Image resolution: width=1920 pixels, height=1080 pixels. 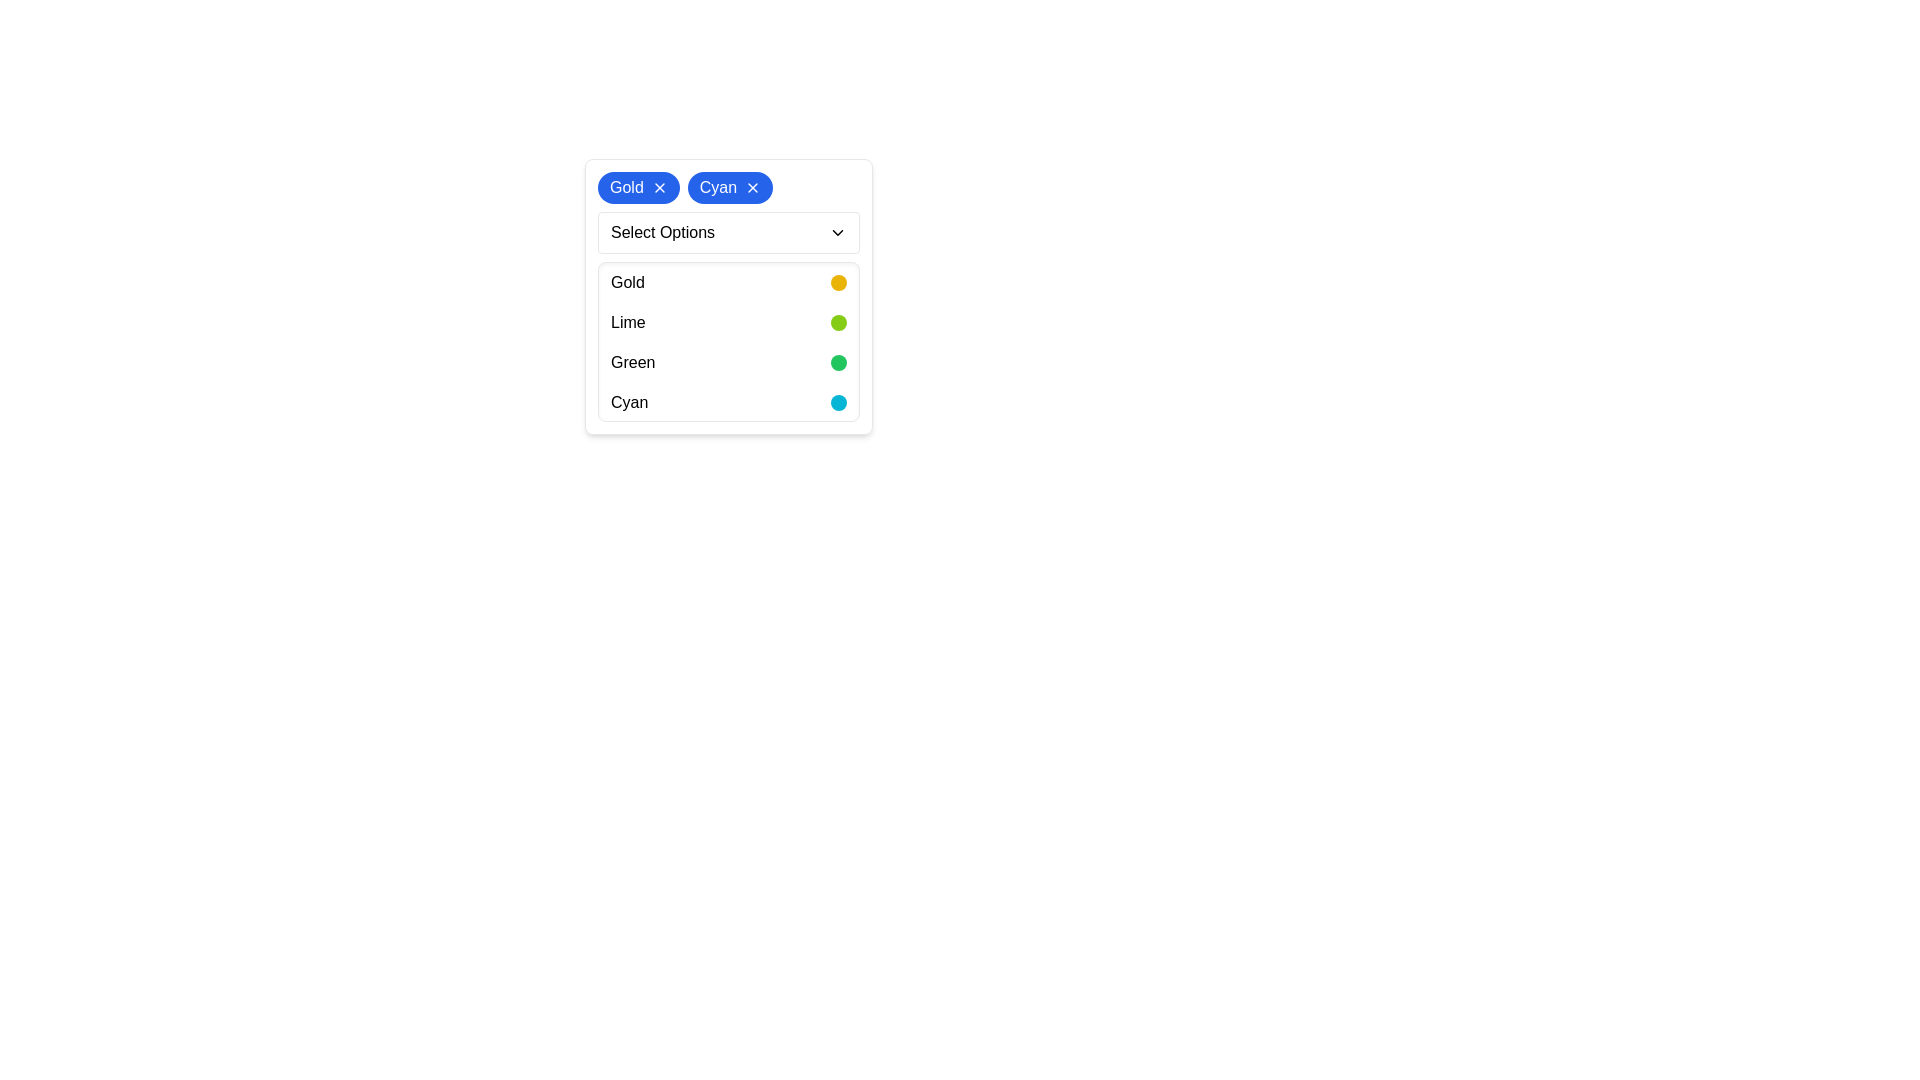 What do you see at coordinates (637, 188) in the screenshot?
I see `the 'X' icon on the right side of the 'Gold' pill-shaped button` at bounding box center [637, 188].